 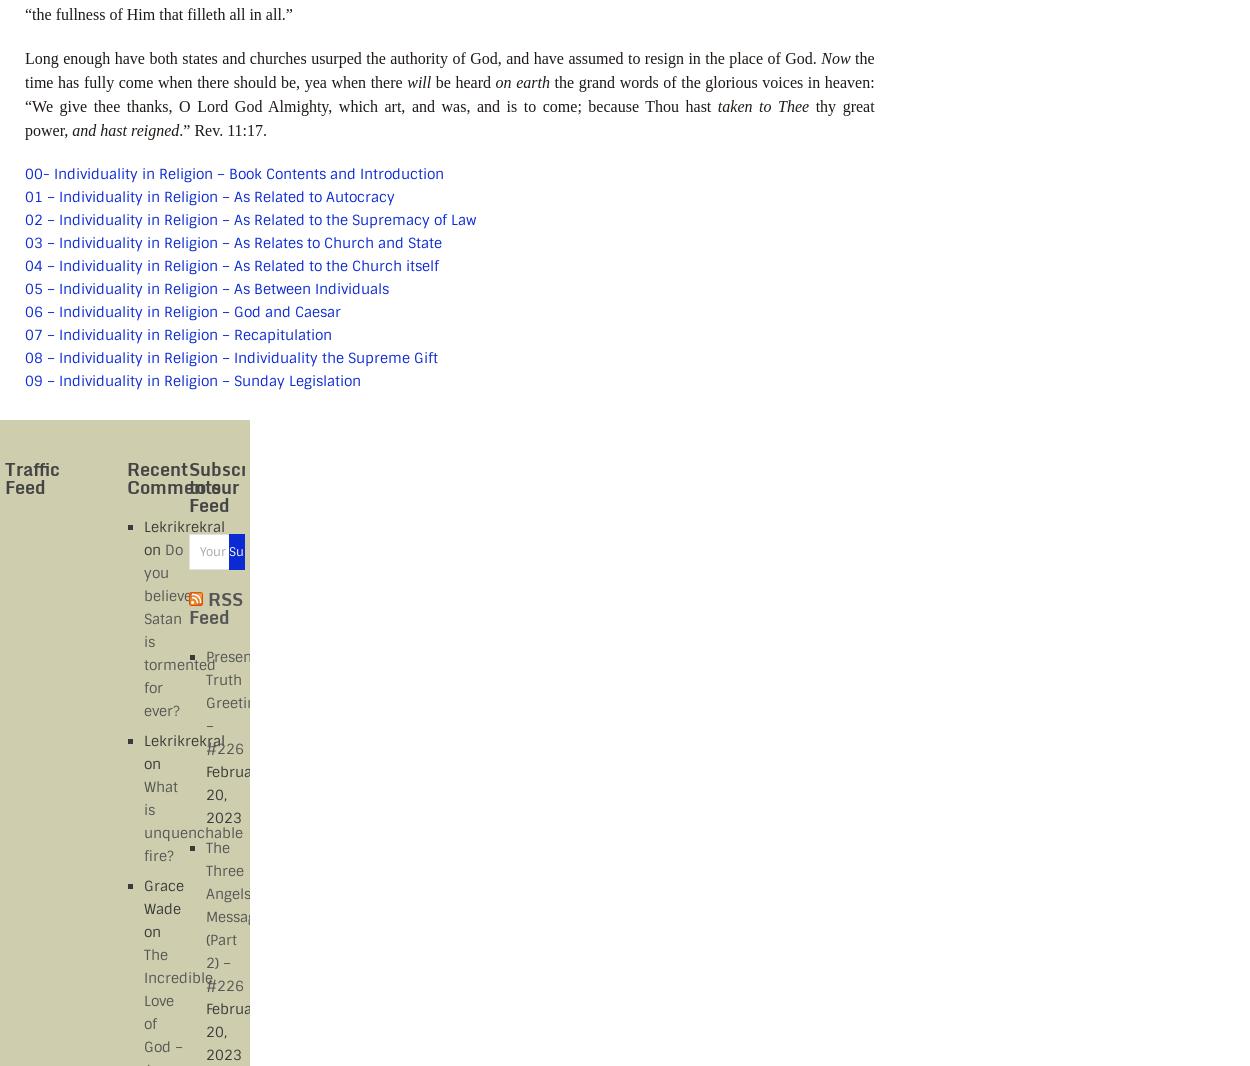 I want to click on '00- Individuality in Religion – Book Contents and Introduction', so click(x=233, y=172).